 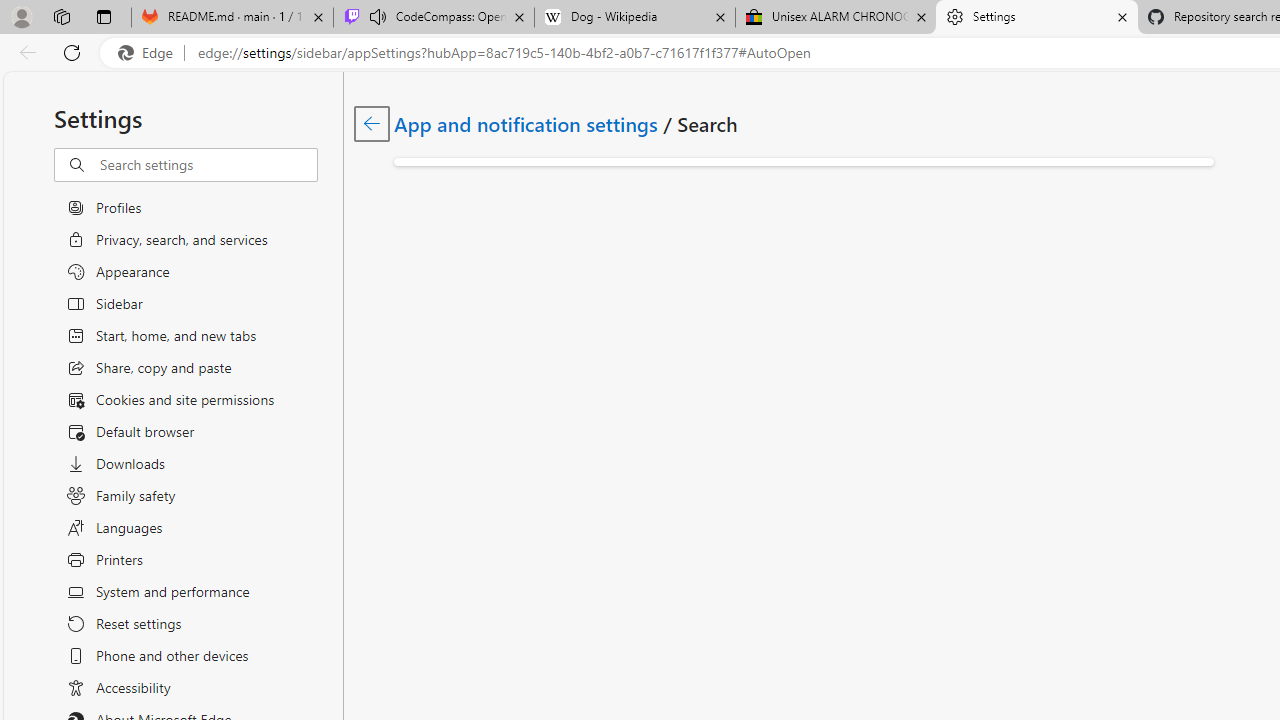 What do you see at coordinates (371, 123) in the screenshot?
I see `'Class: c01177'` at bounding box center [371, 123].